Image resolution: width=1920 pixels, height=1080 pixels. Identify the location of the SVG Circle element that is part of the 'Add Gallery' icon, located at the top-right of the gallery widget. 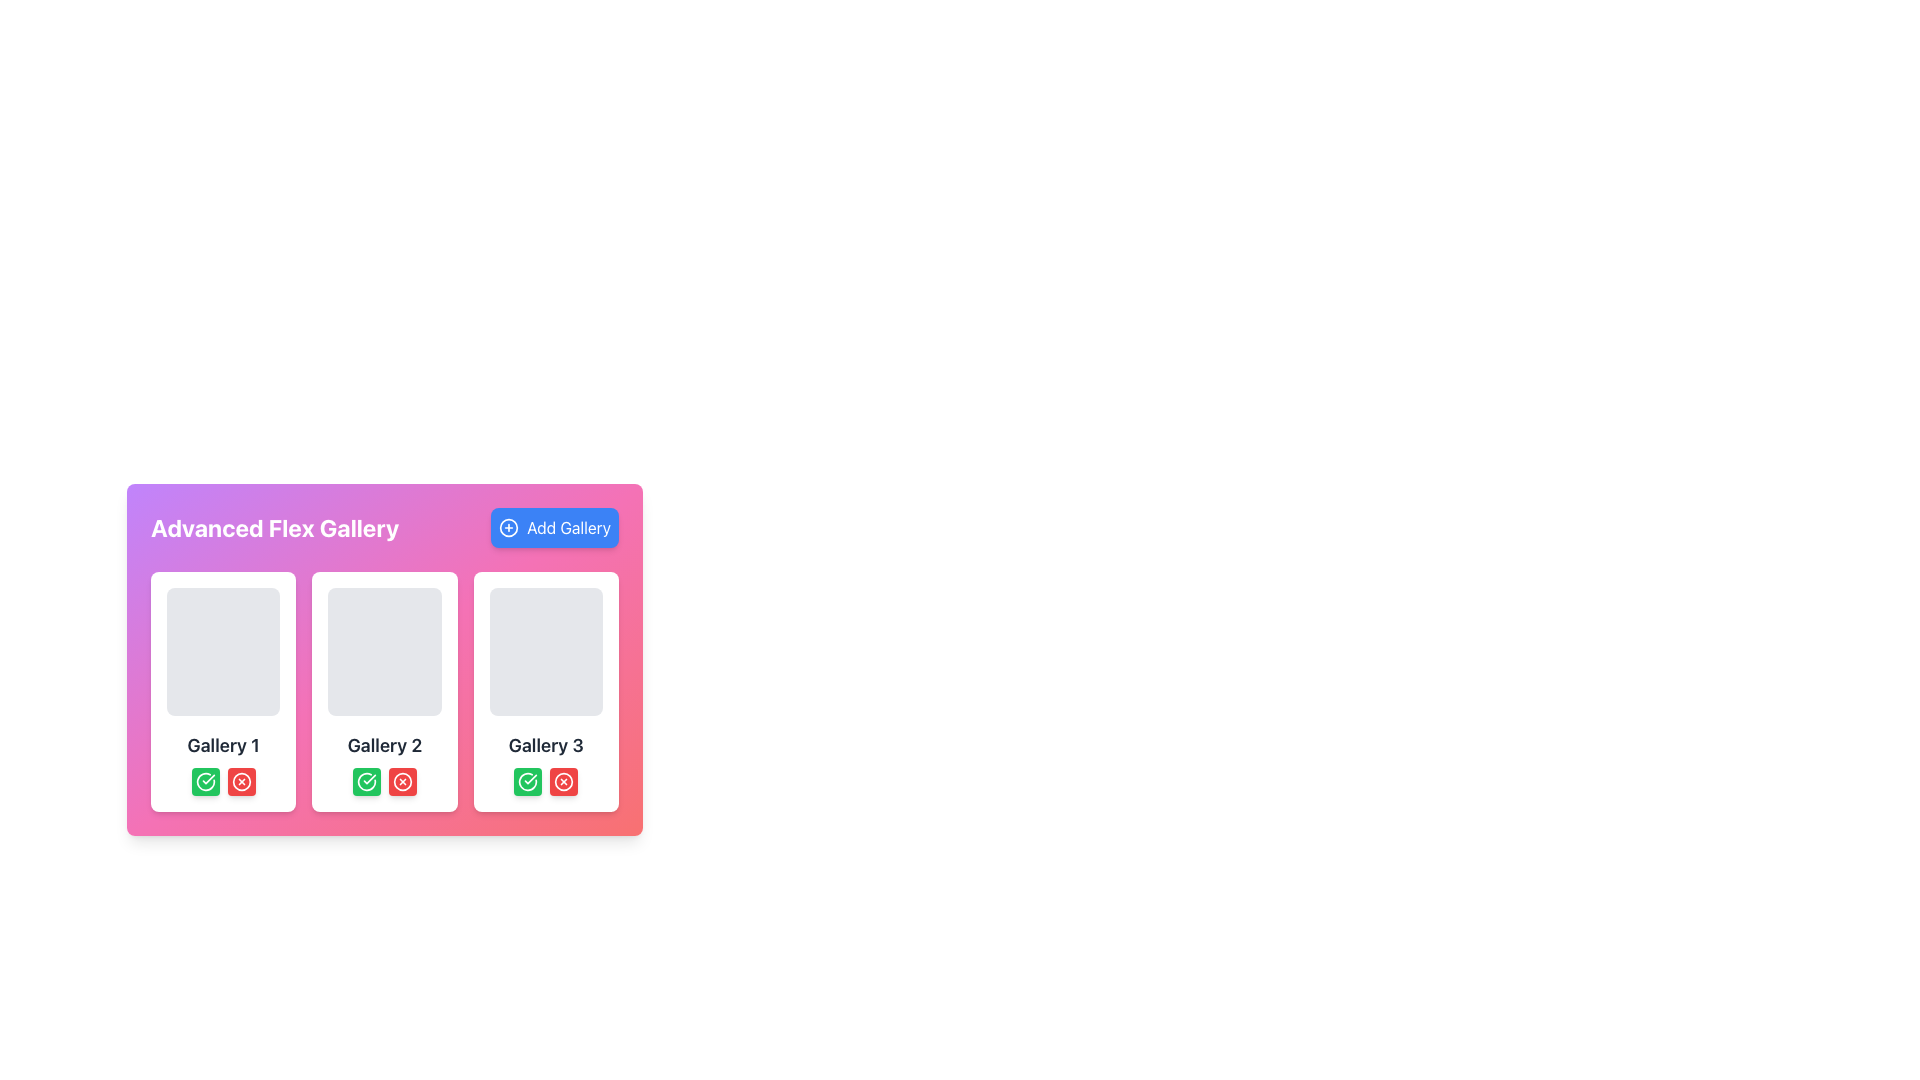
(509, 527).